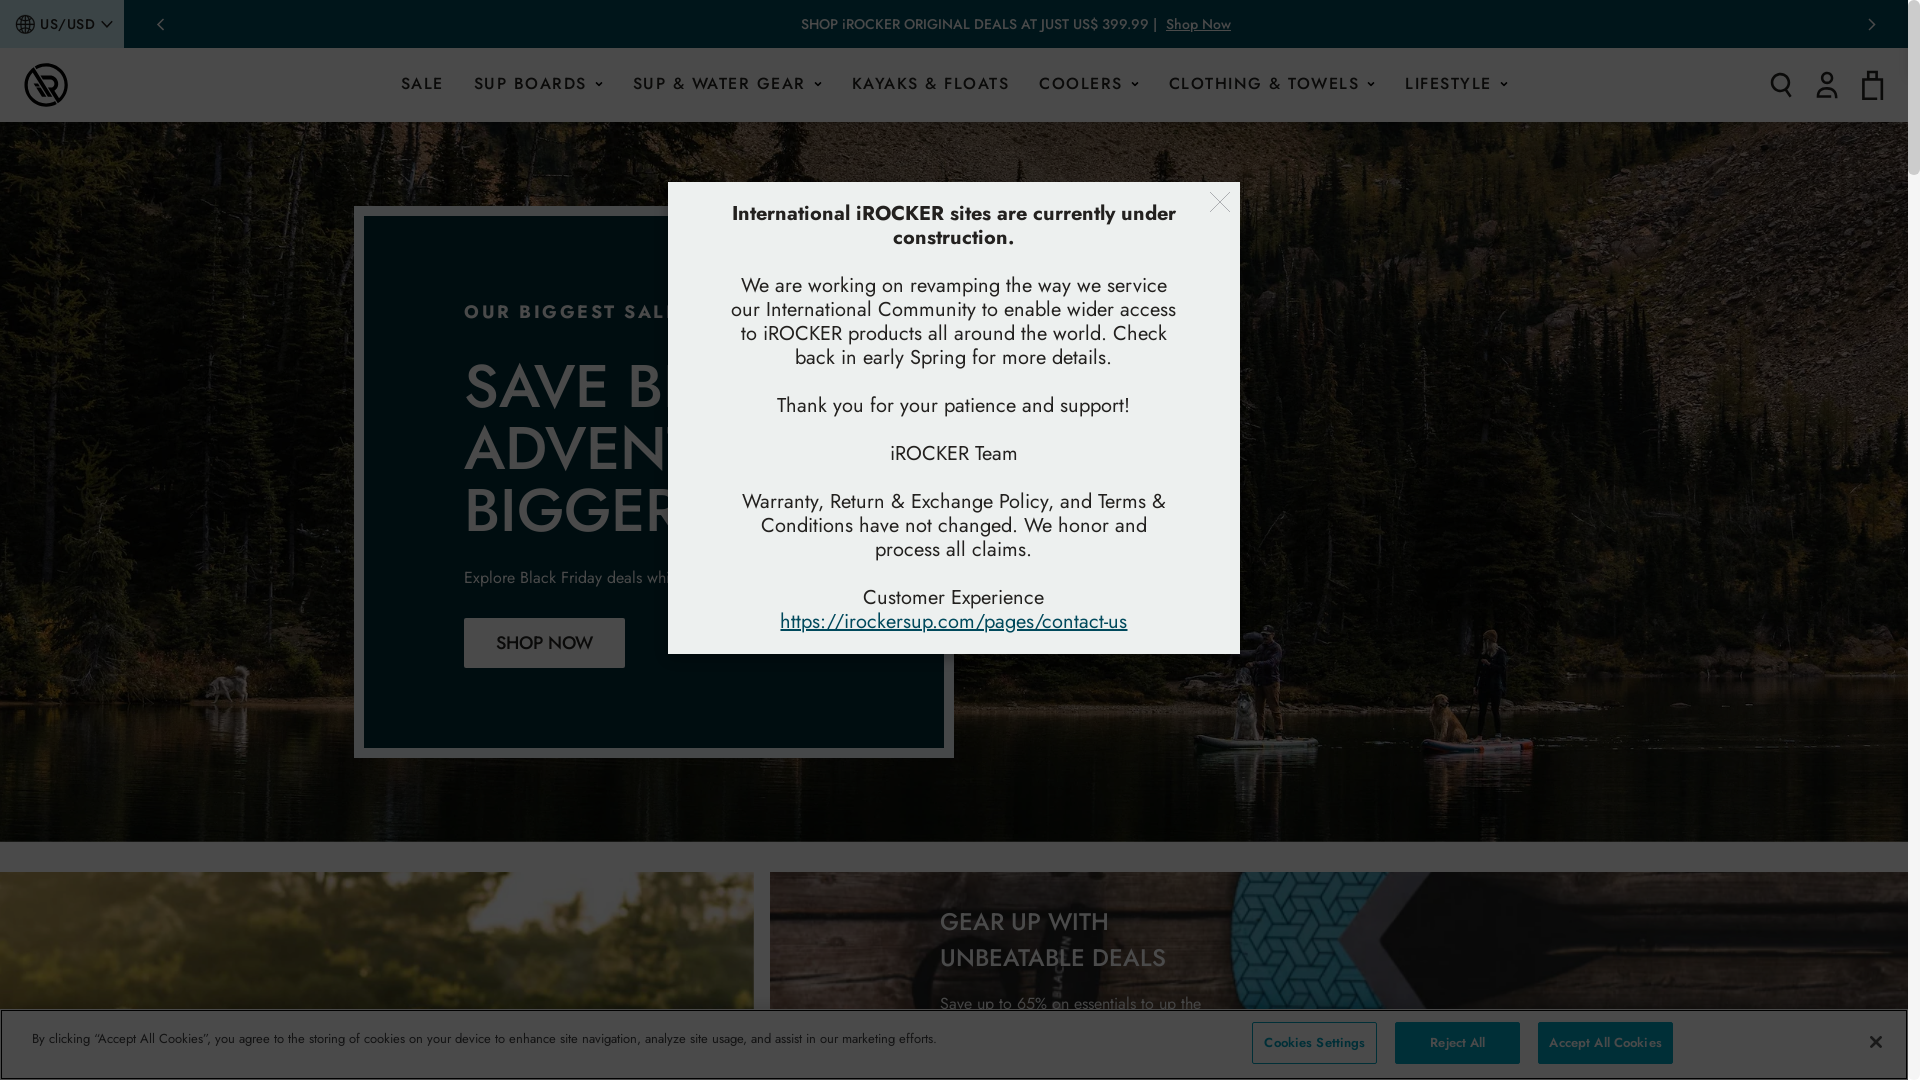 The height and width of the screenshot is (1080, 1920). I want to click on 'Login', so click(1827, 83).